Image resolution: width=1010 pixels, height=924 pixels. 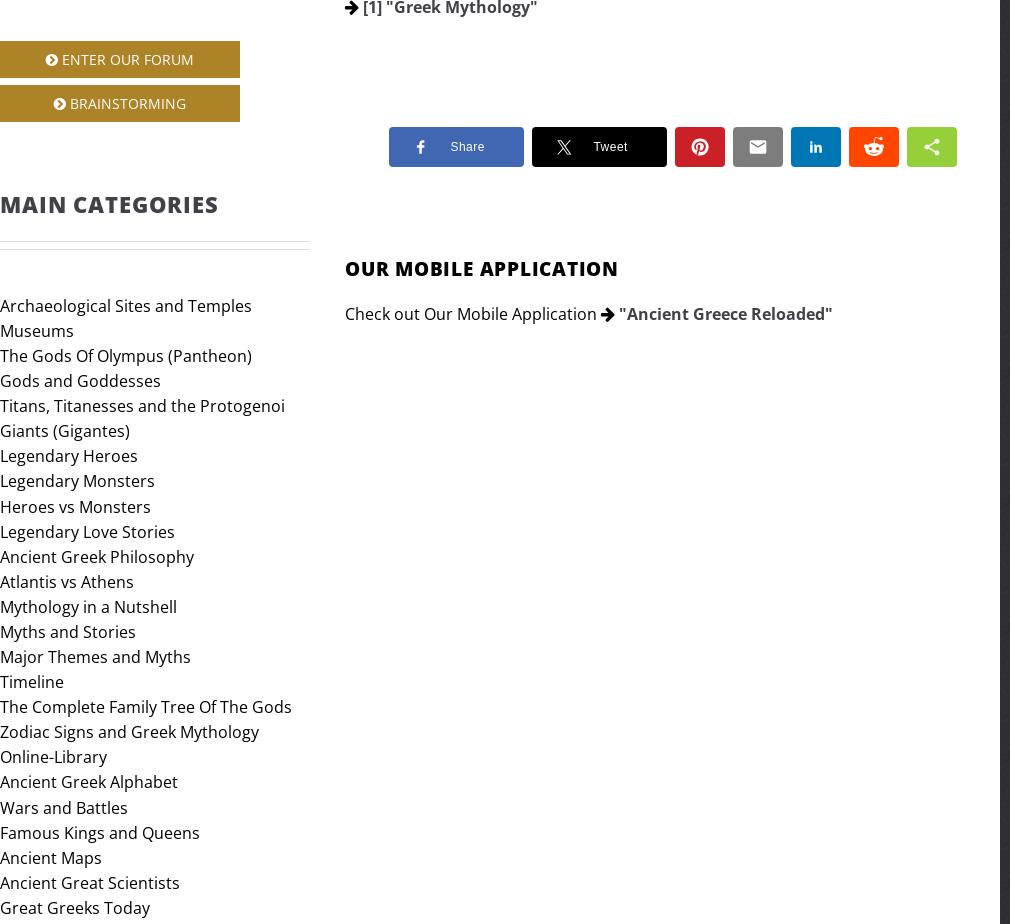 I want to click on '"Ancient Greece Reloaded"', so click(x=724, y=312).